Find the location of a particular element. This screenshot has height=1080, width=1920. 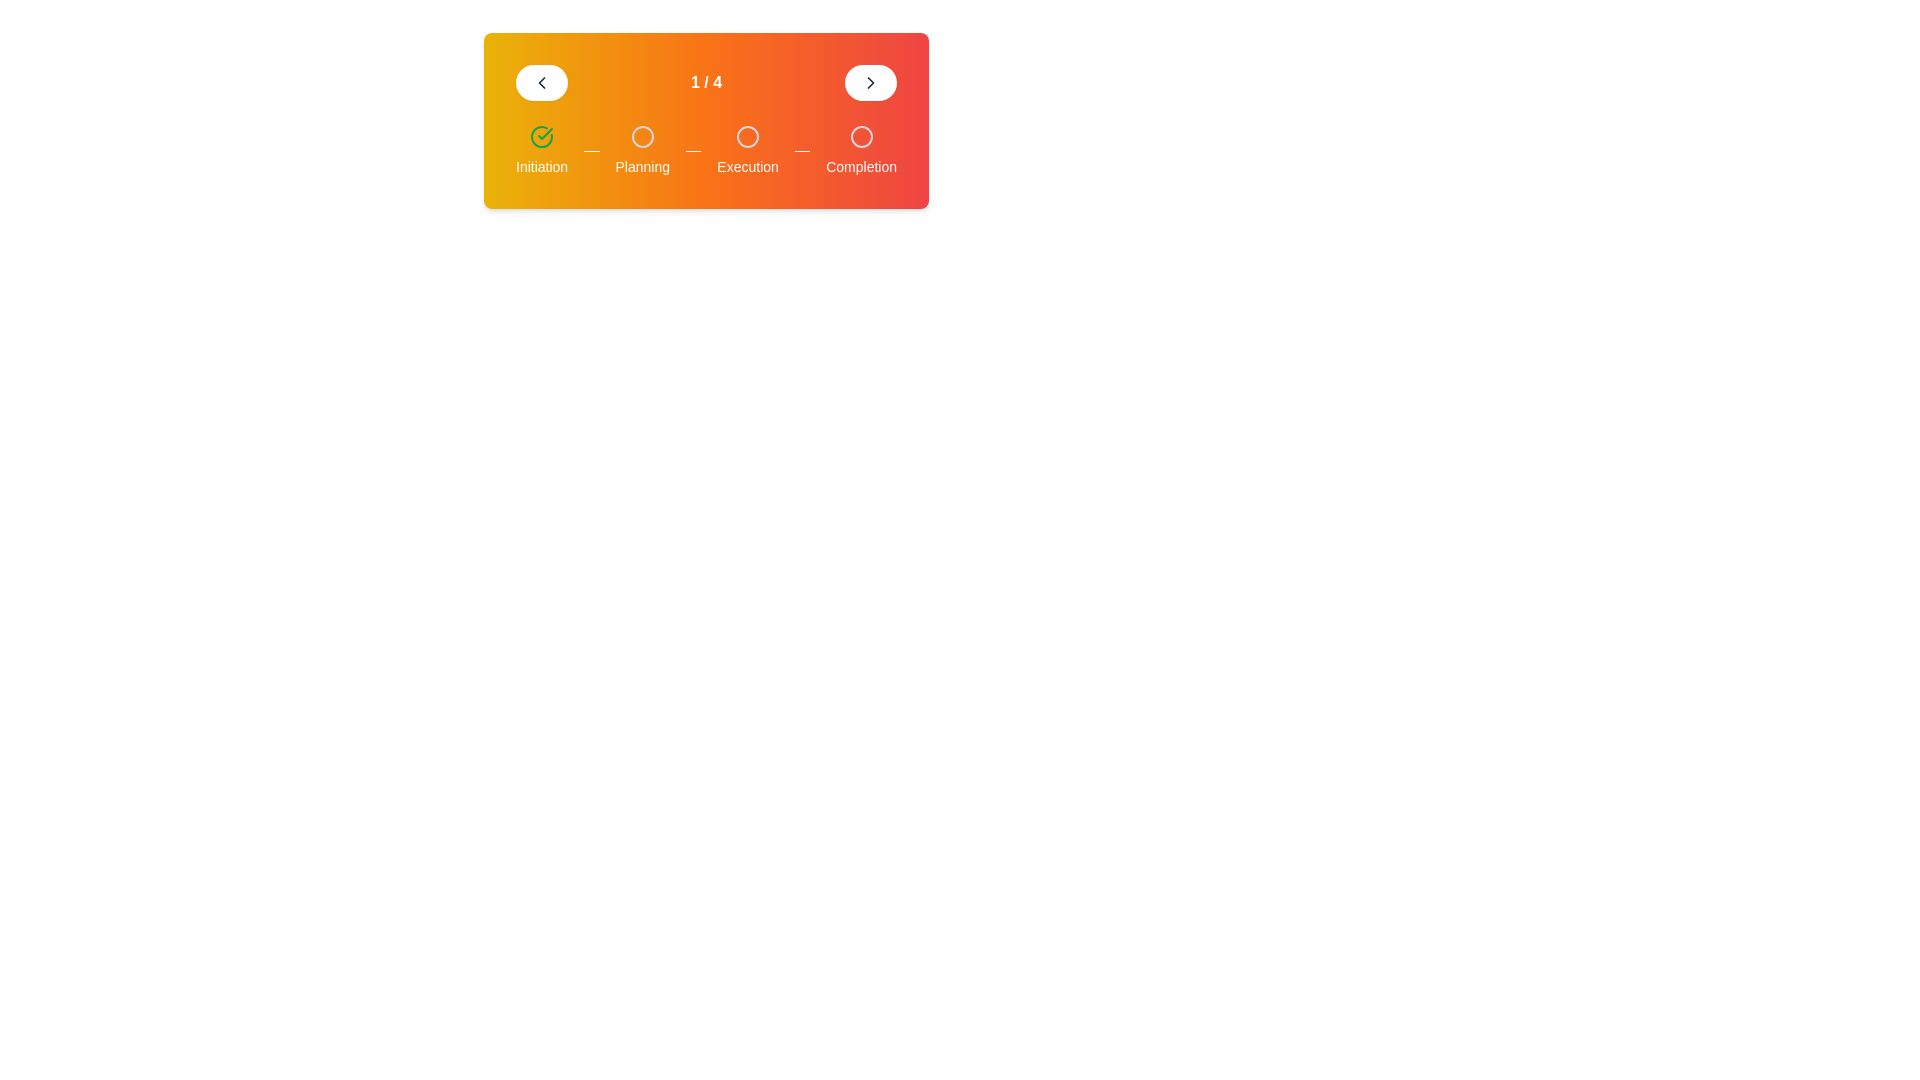

the first step of the interactive status step indicator, which indicates that the 'Initiation' stage has been completed is located at coordinates (542, 149).